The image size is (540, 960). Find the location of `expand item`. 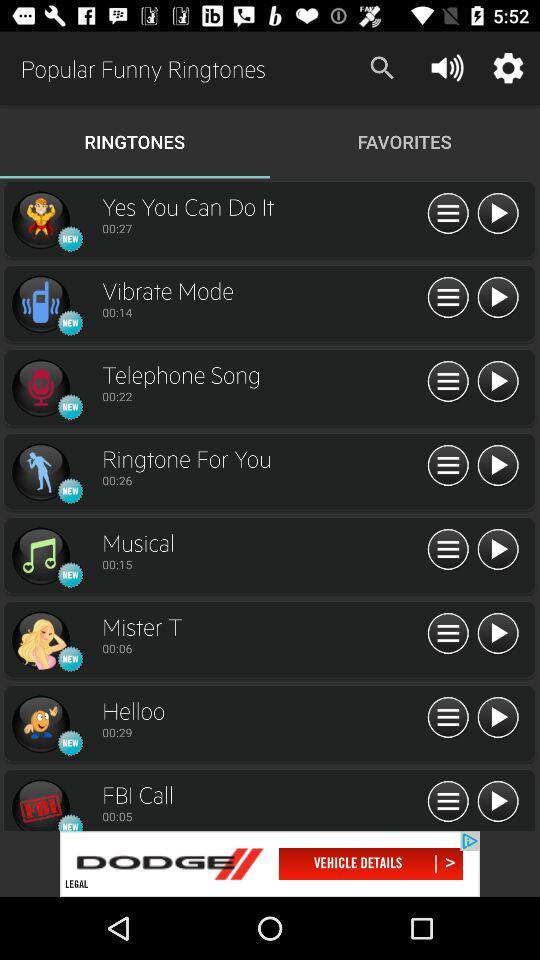

expand item is located at coordinates (448, 466).